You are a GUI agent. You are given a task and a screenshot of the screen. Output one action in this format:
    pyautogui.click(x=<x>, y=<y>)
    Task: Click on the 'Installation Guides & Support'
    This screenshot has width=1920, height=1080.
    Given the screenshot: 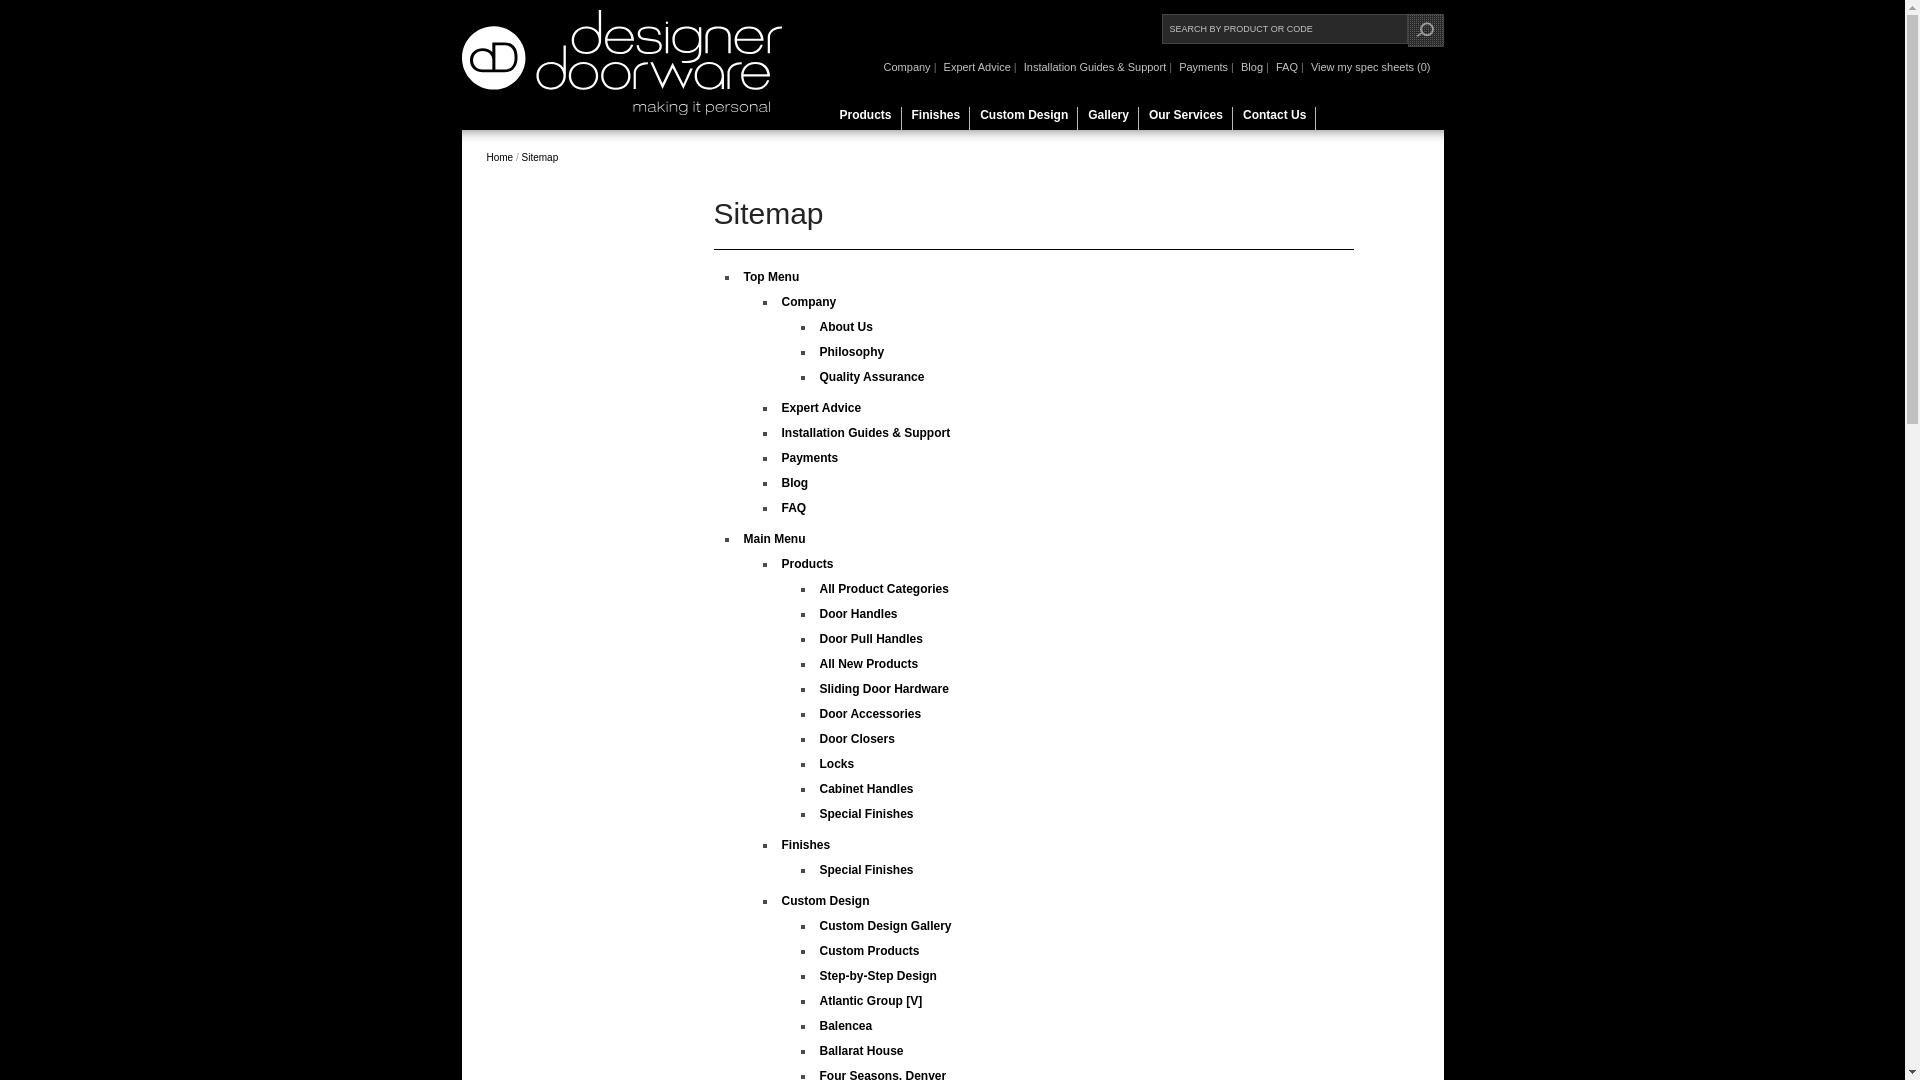 What is the action you would take?
    pyautogui.click(x=866, y=431)
    